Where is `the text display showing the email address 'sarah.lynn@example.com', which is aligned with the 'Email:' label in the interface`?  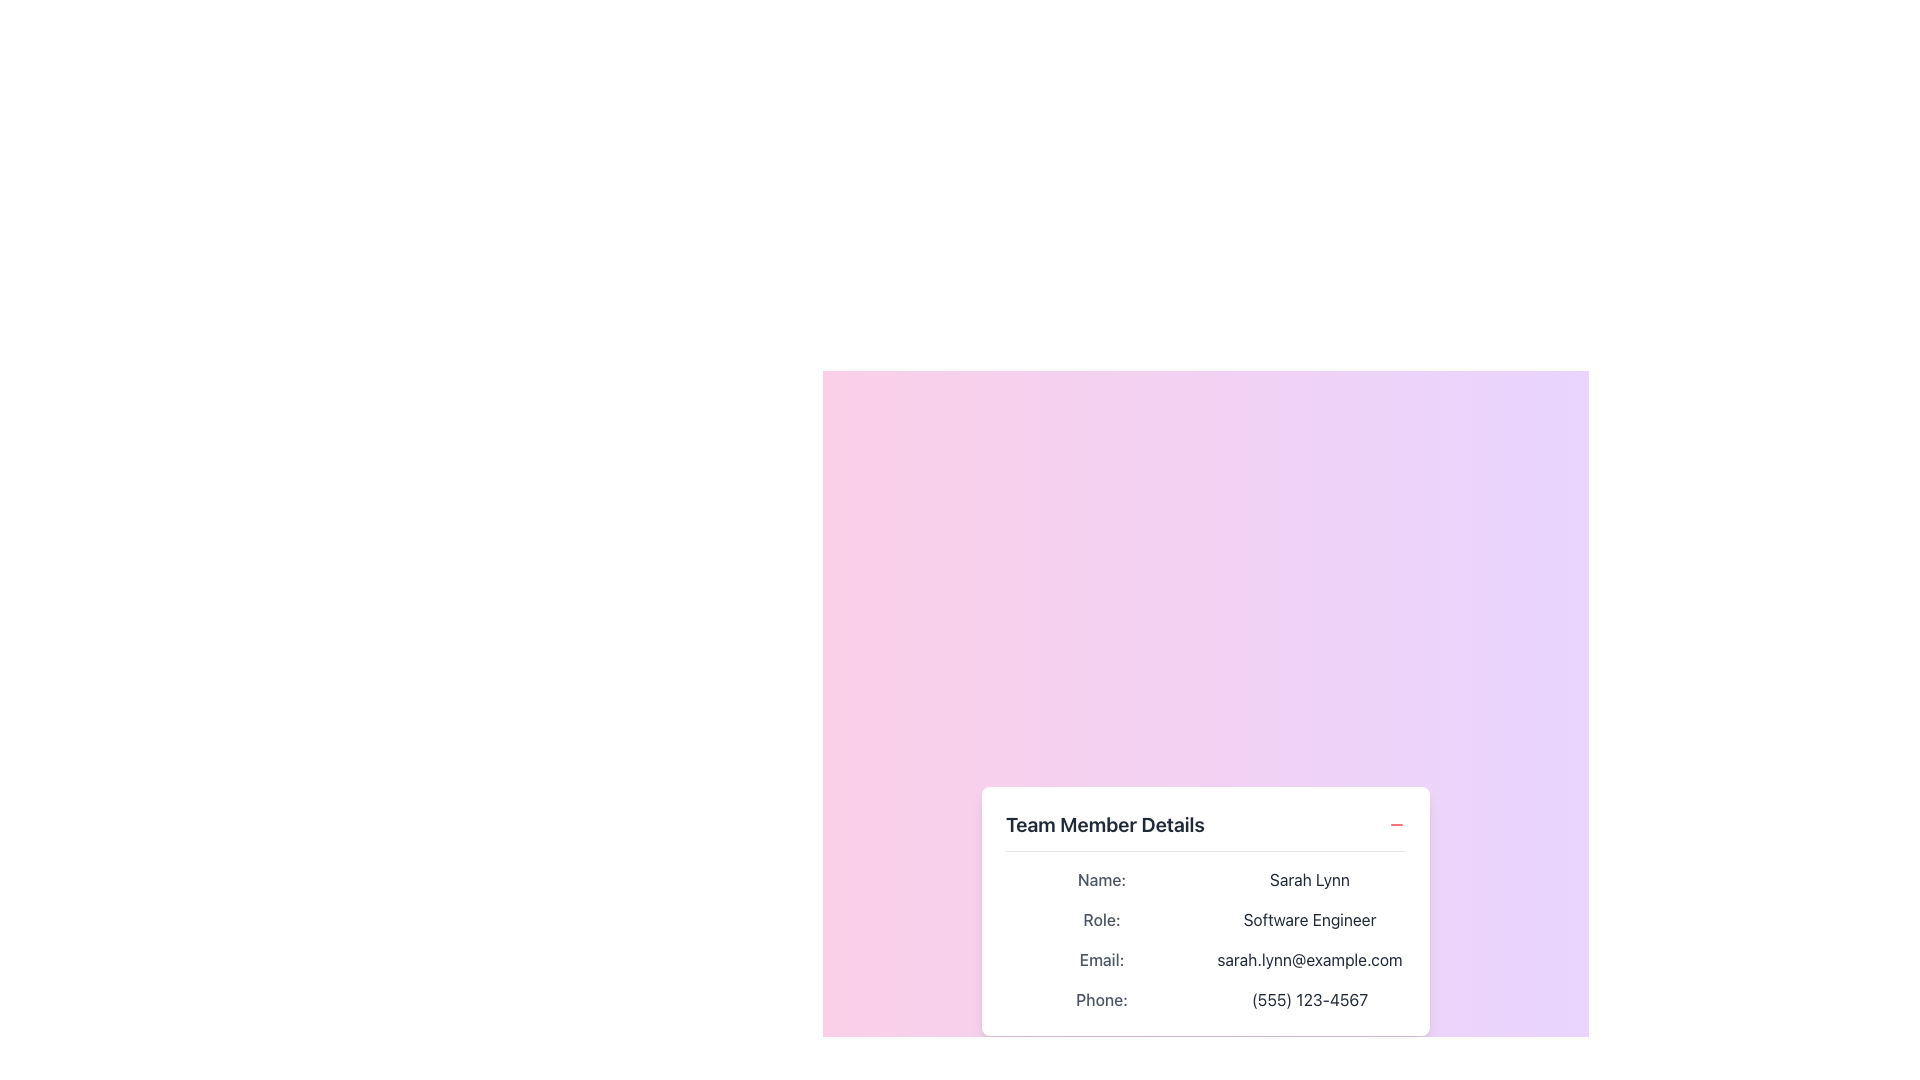 the text display showing the email address 'sarah.lynn@example.com', which is aligned with the 'Email:' label in the interface is located at coordinates (1310, 958).